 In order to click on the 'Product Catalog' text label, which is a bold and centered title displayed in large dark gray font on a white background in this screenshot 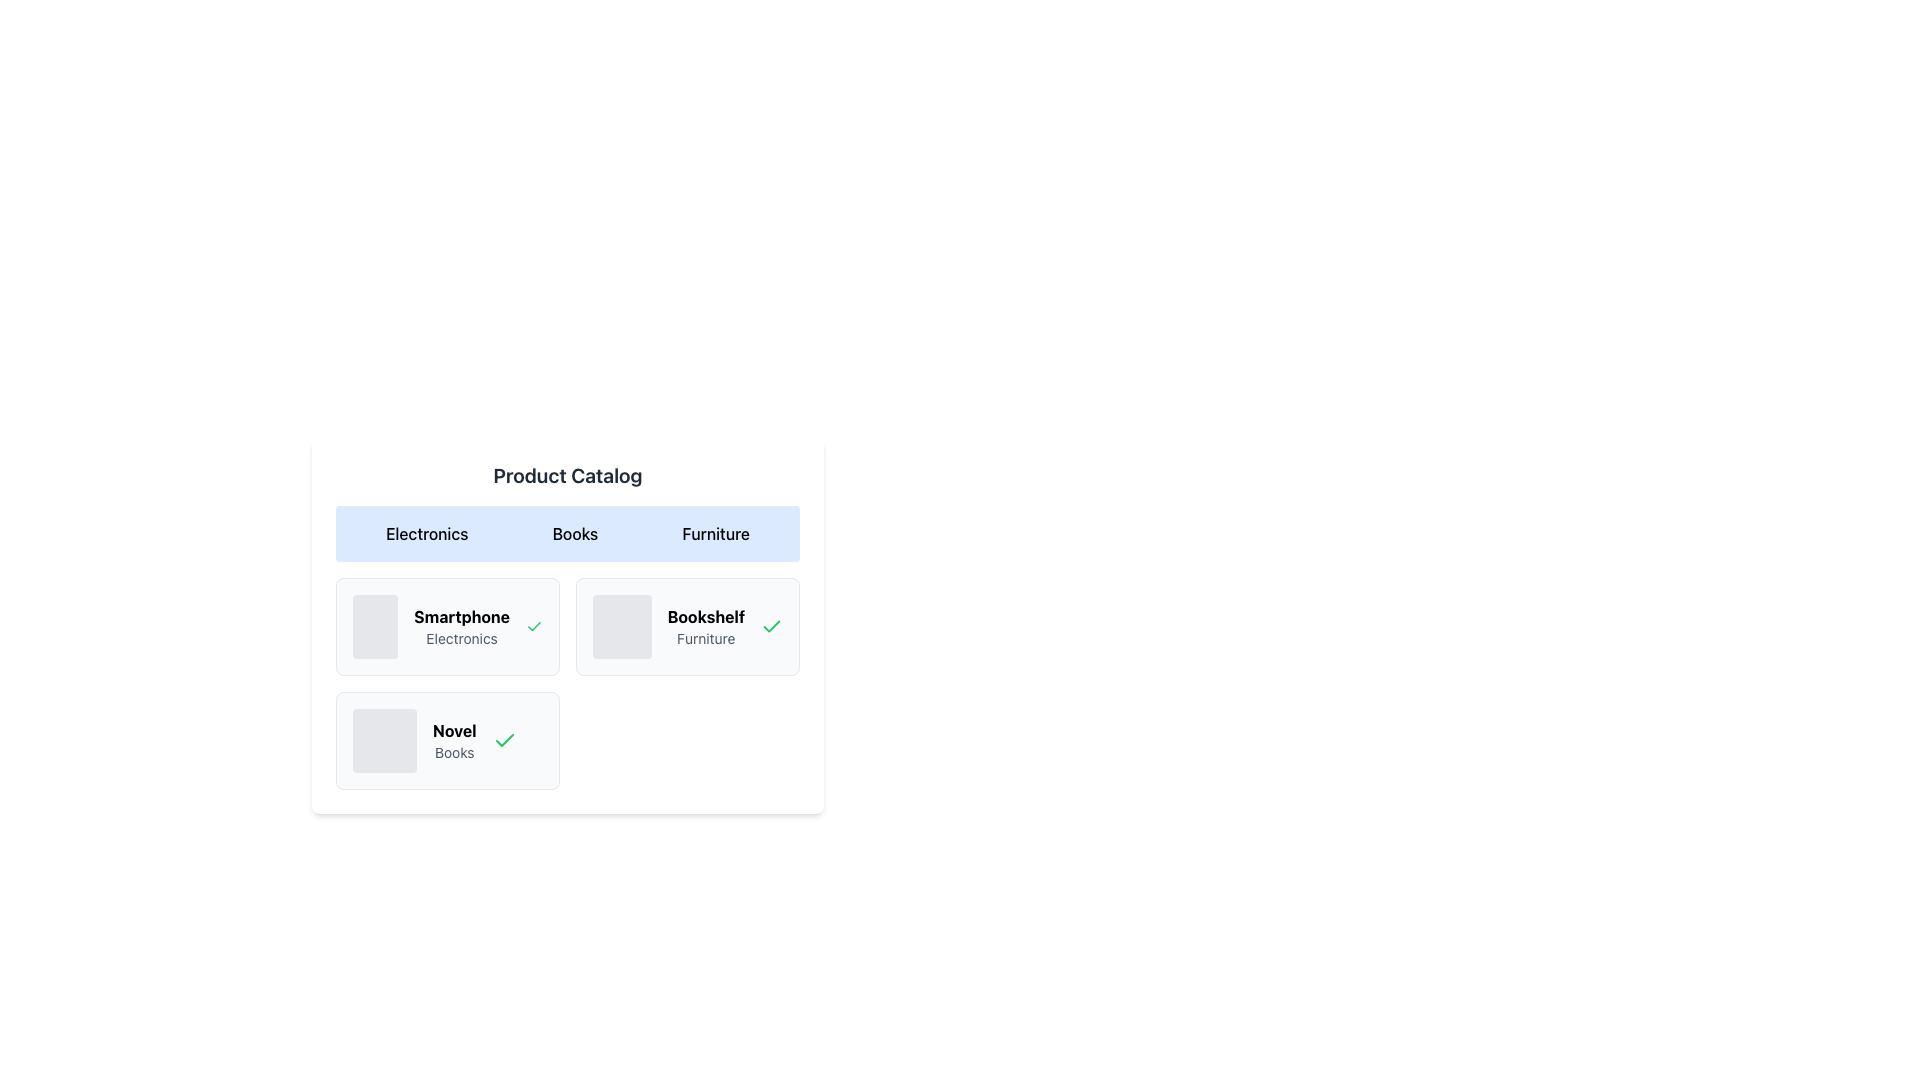, I will do `click(566, 475)`.